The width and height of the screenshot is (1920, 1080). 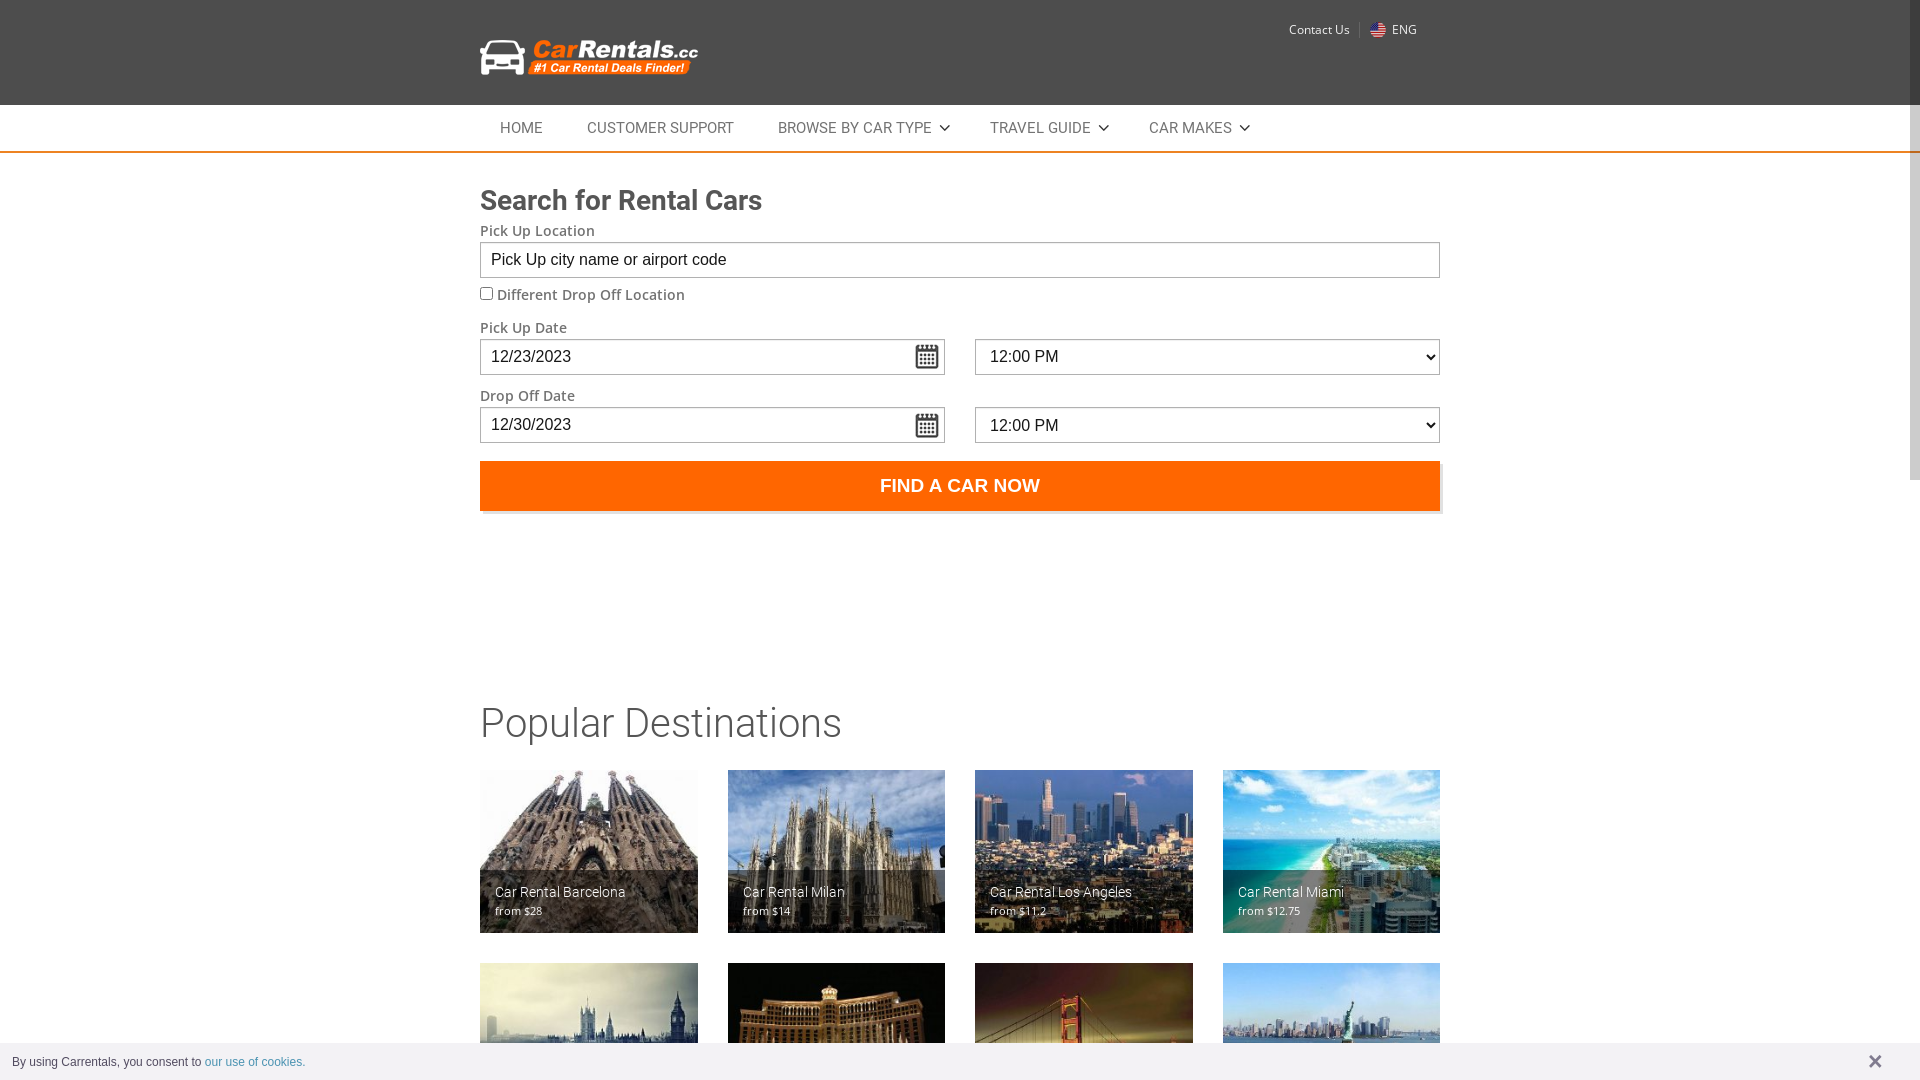 What do you see at coordinates (727, 852) in the screenshot?
I see `'Car Rental Milan` at bounding box center [727, 852].